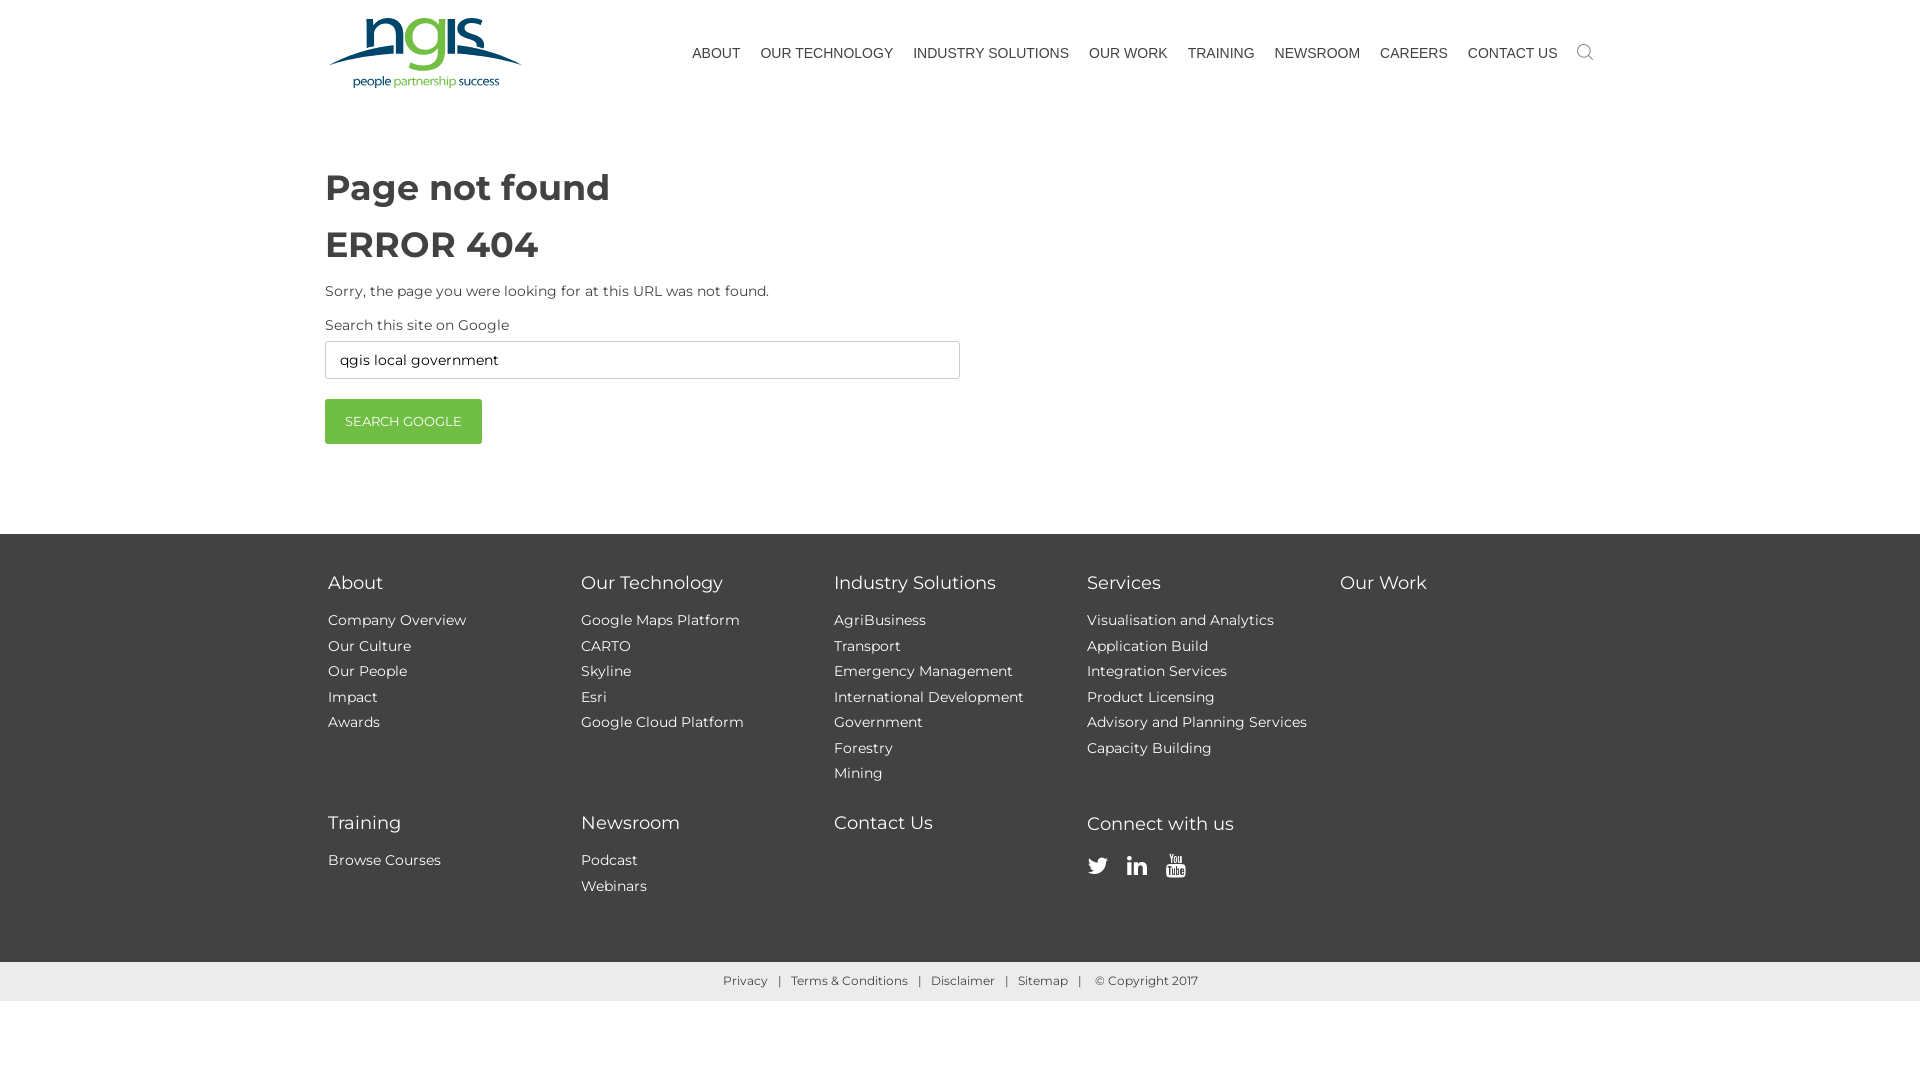  I want to click on 'NGIS', so click(424, 52).